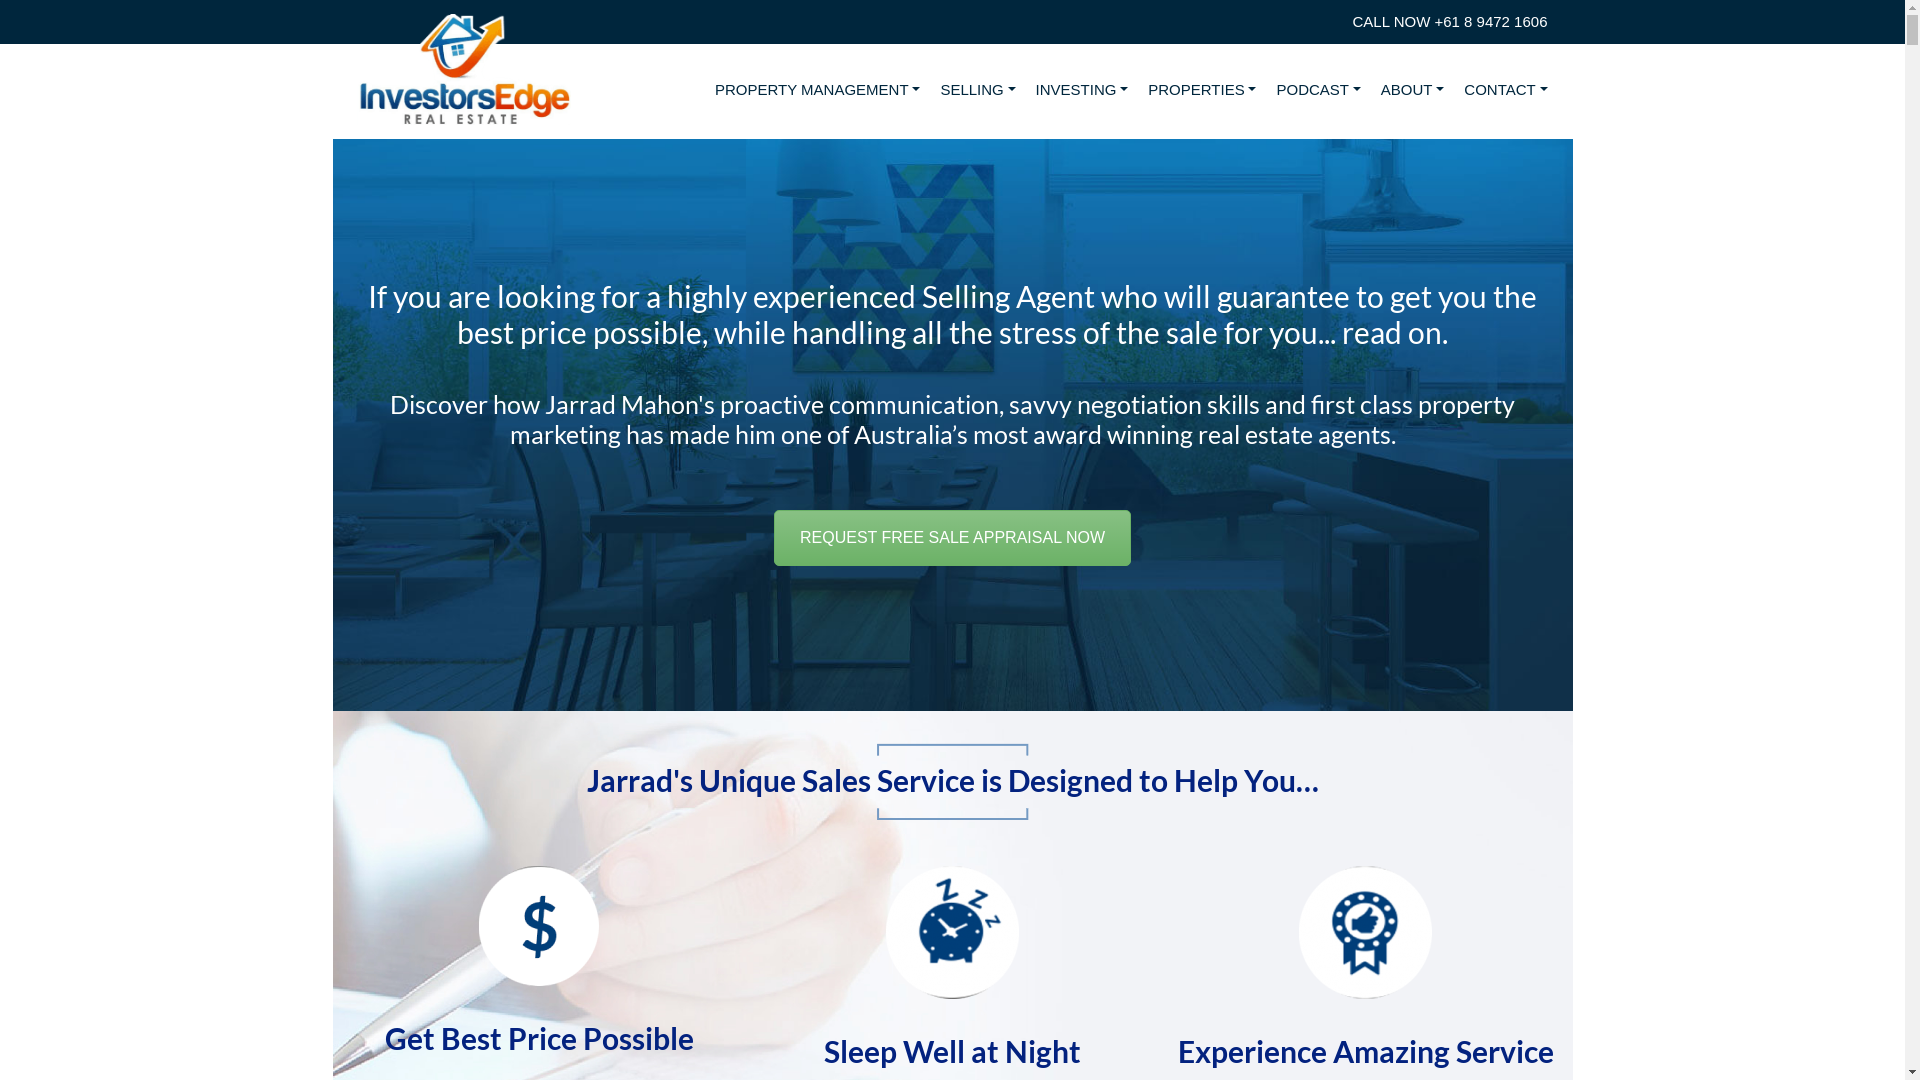 Image resolution: width=1920 pixels, height=1080 pixels. I want to click on 'clock-icon', so click(951, 932).